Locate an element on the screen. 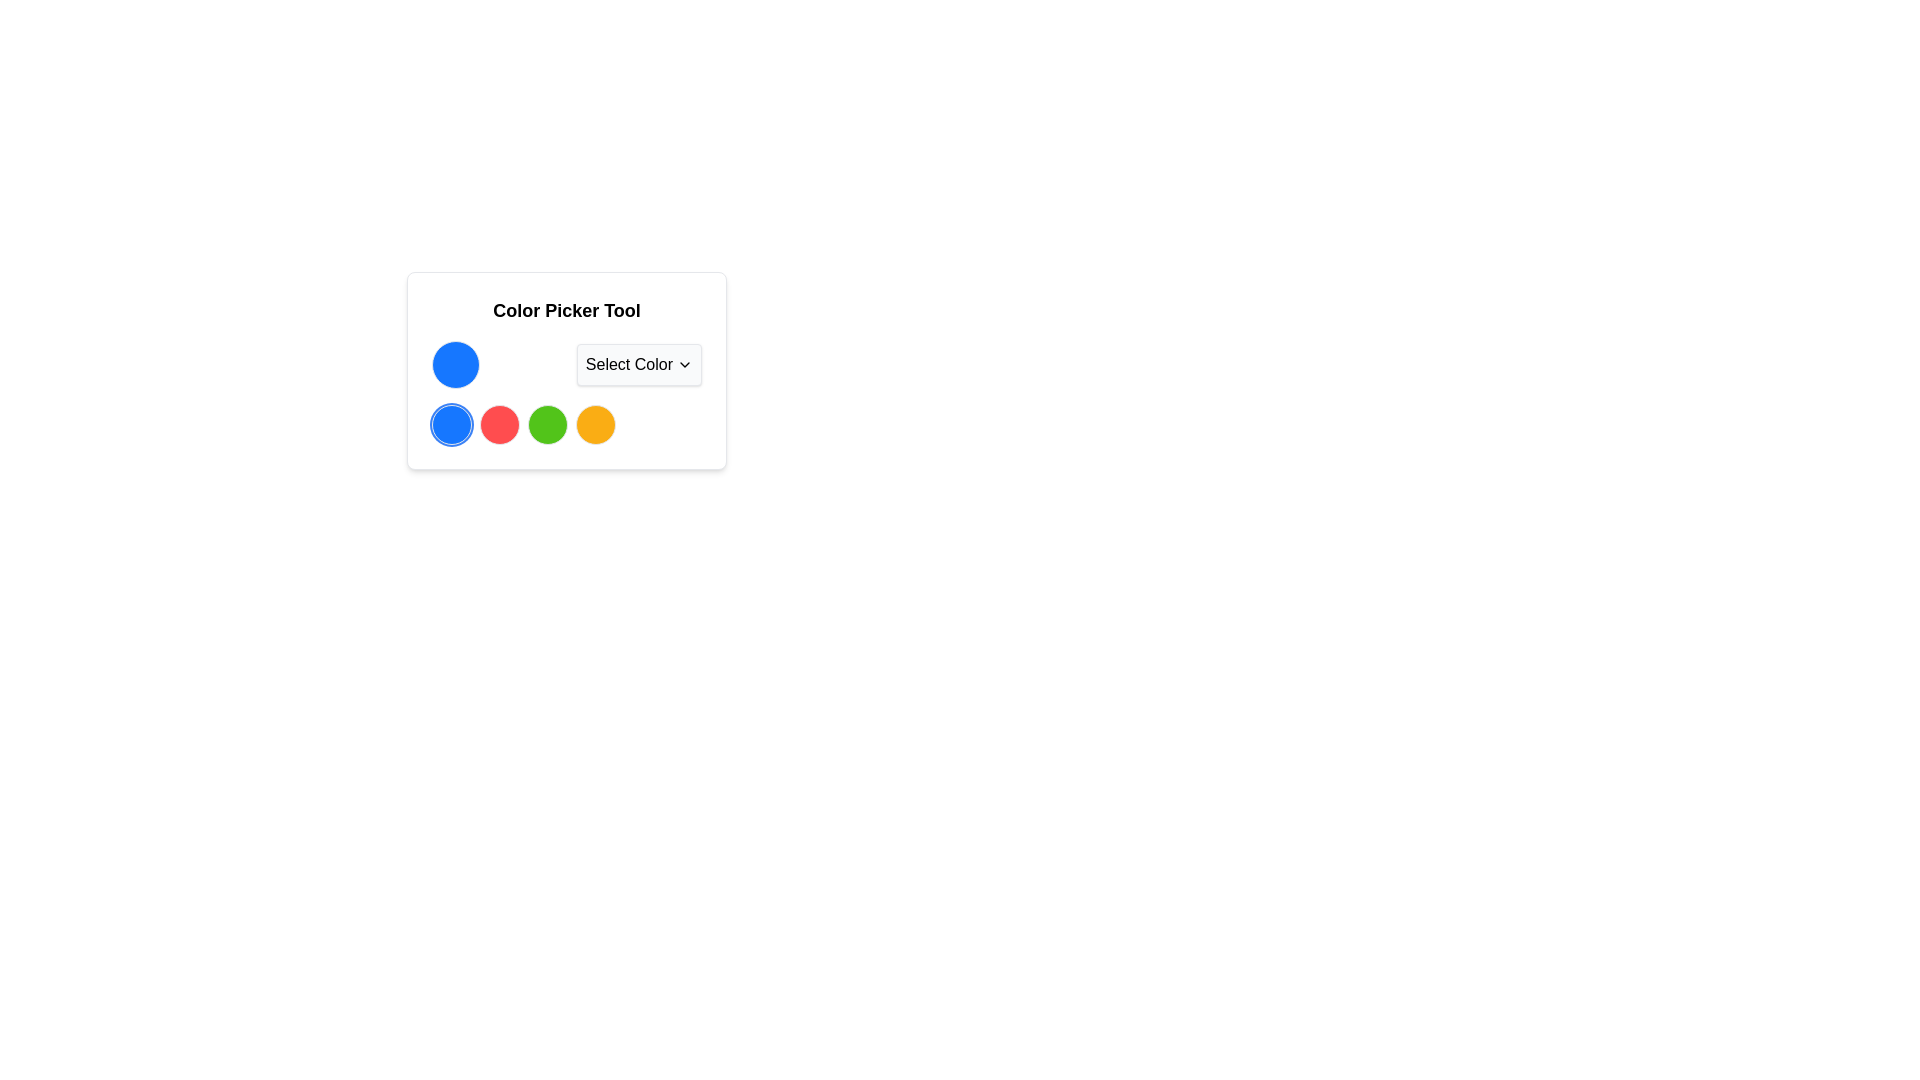 This screenshot has width=1920, height=1080. the third circular button in the Color Picker Tool is located at coordinates (565, 423).